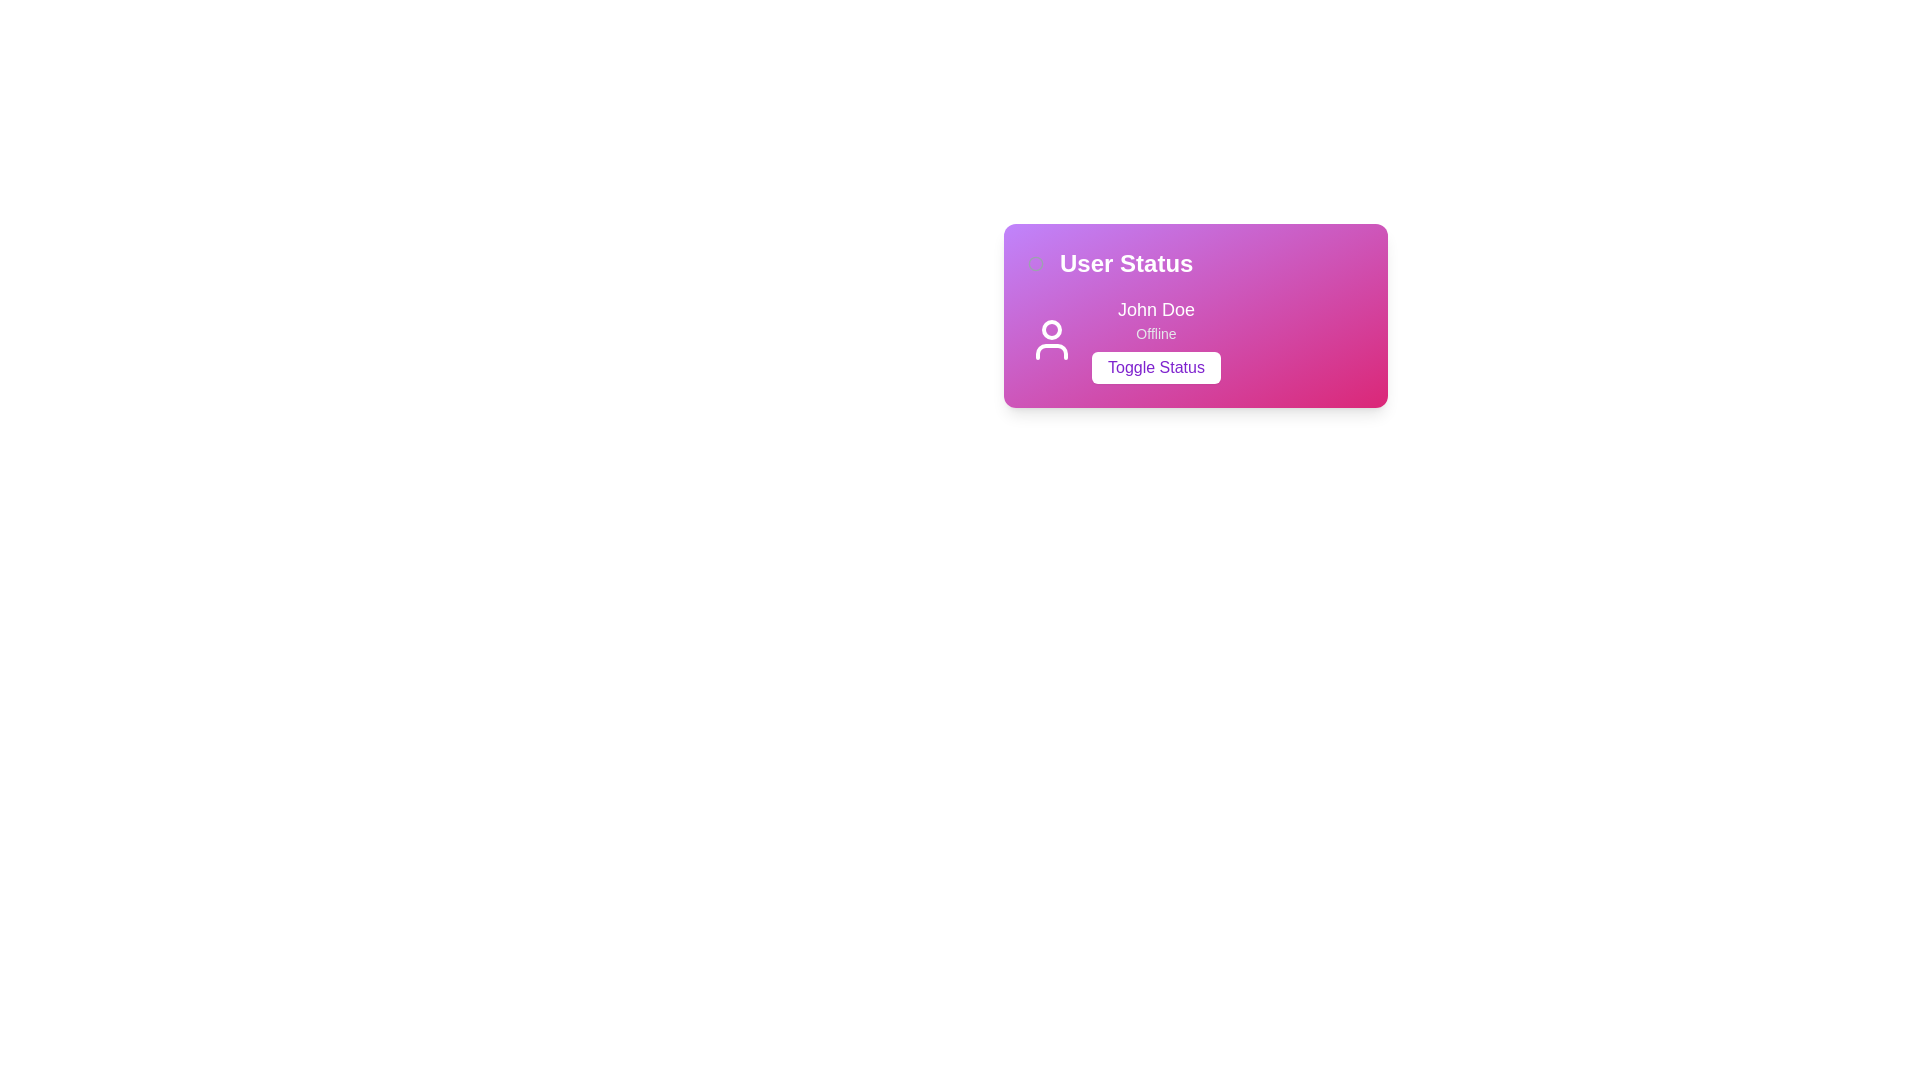 The image size is (1920, 1080). I want to click on the button labeled 'John Doe' located in the bottom-right area of the purple and pink gradient card, so click(1156, 367).